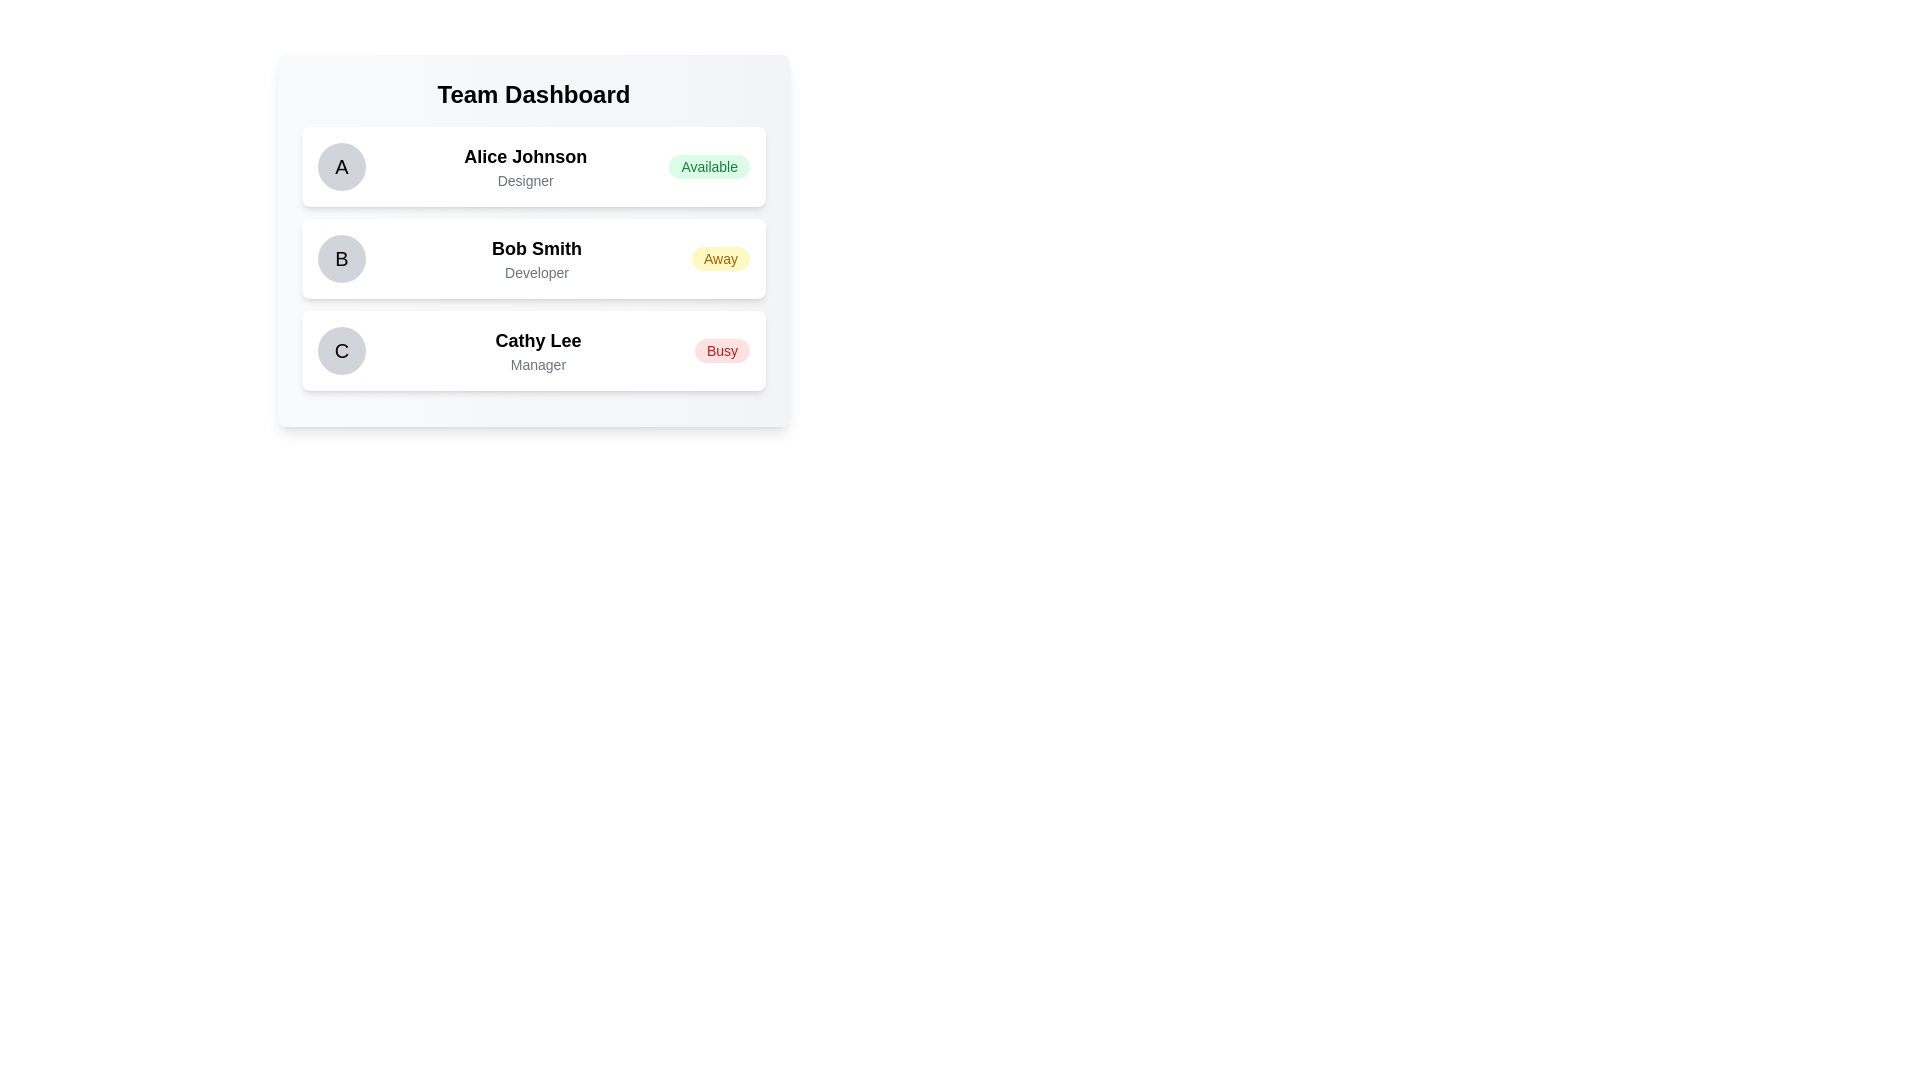 The width and height of the screenshot is (1920, 1080). Describe the element at coordinates (537, 257) in the screenshot. I see `displayed text information from the Text Display element located in the center of the card labeled 'B', which is the second item in the vertical list under 'Team Dashboard'` at that location.